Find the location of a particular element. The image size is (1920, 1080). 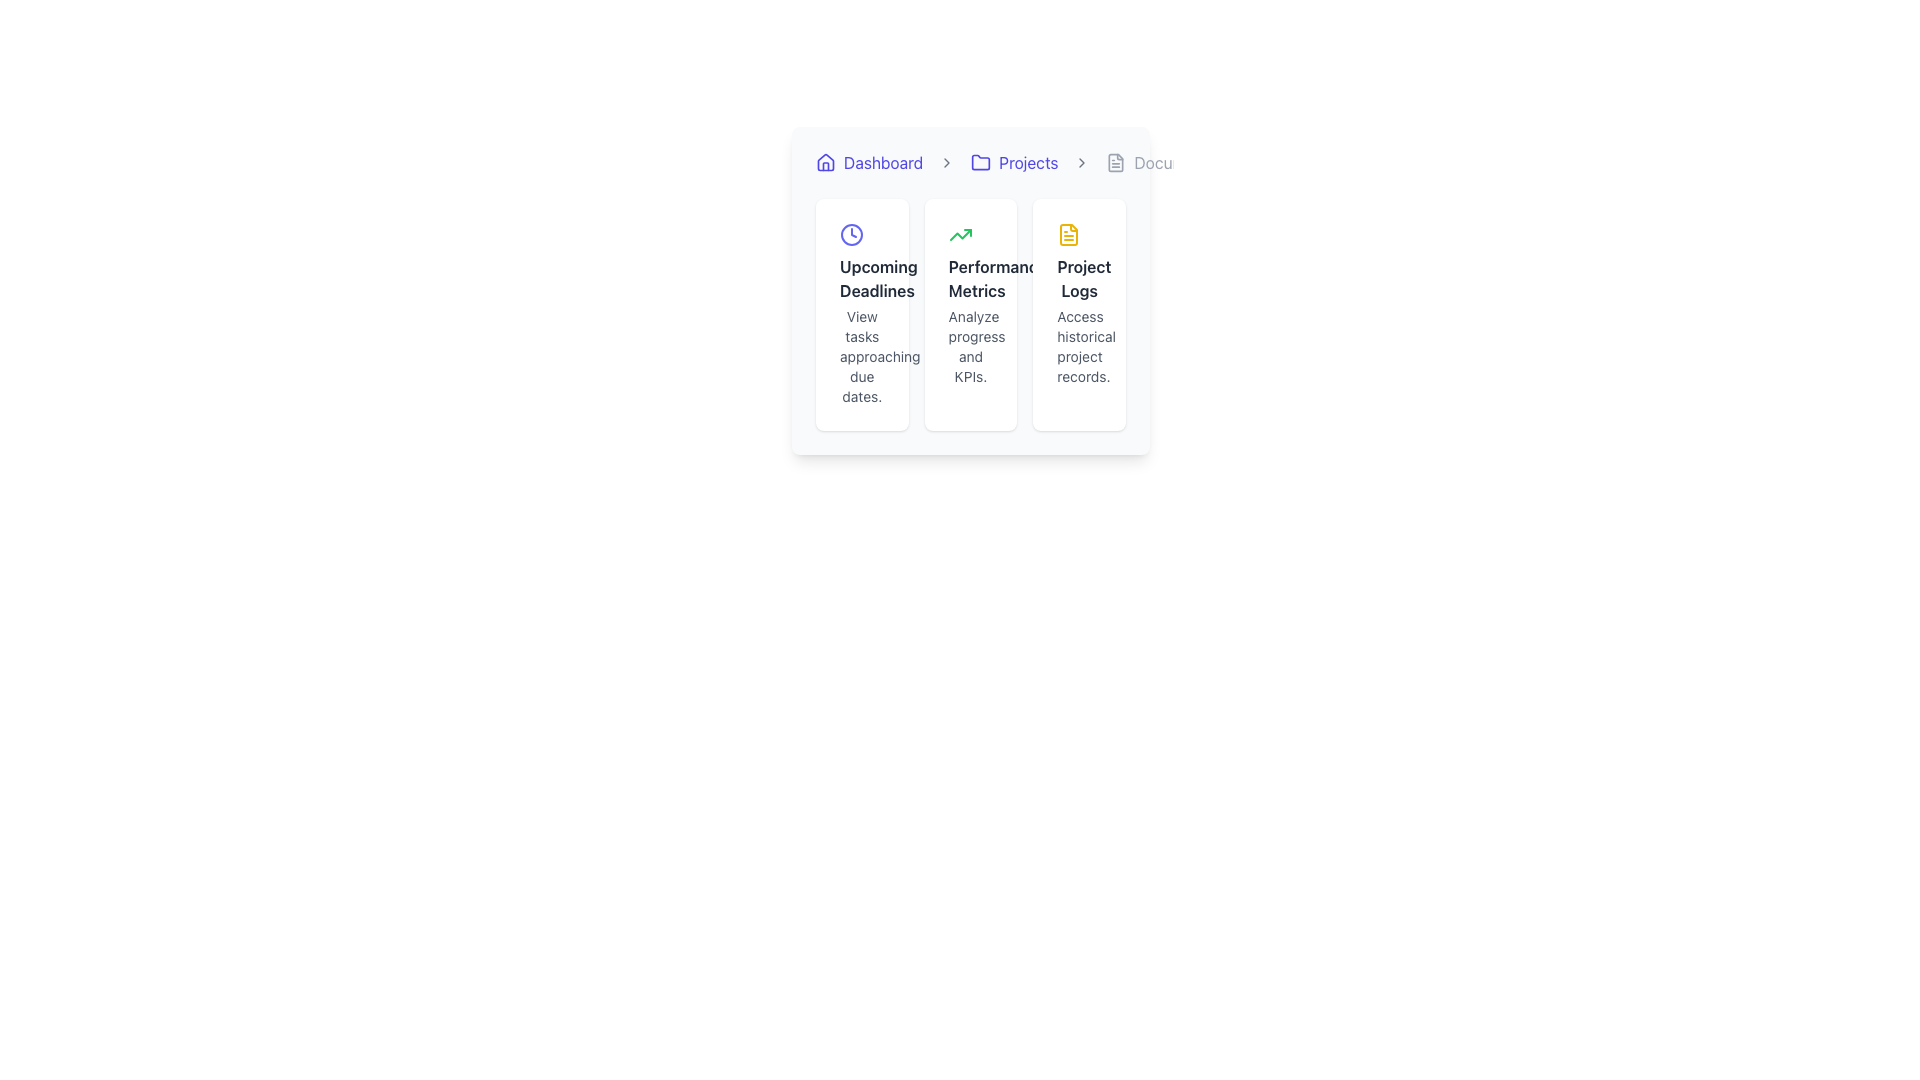

the upward trending vector graphic icon located above the 'Performance Metrics' card in the center of the three displayed cards is located at coordinates (960, 234).